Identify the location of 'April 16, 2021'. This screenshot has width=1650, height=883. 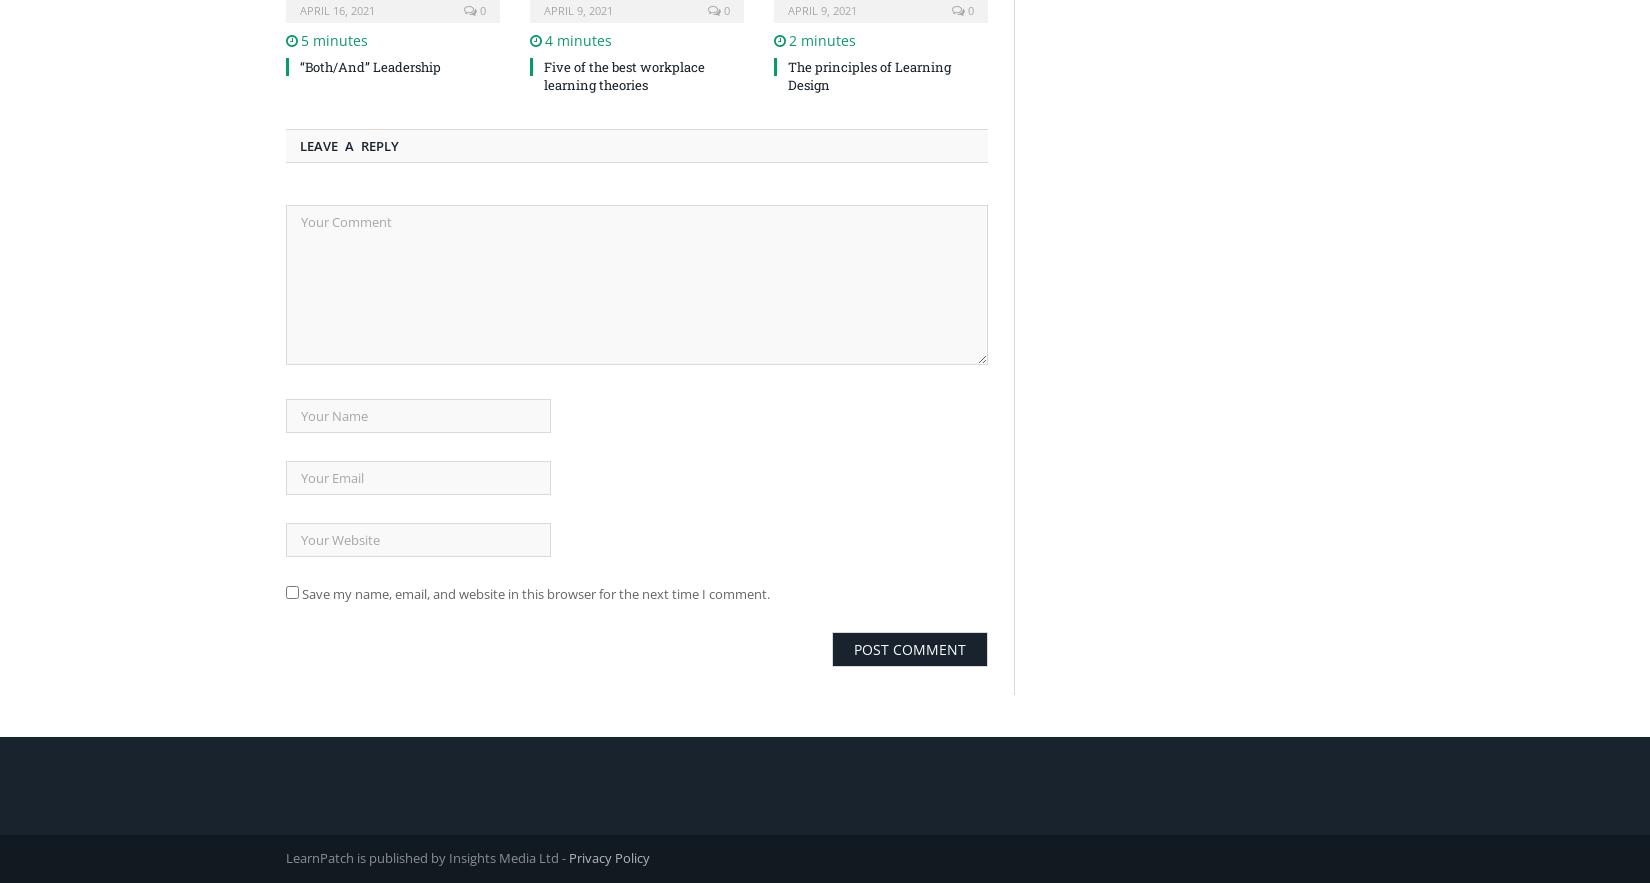
(337, 9).